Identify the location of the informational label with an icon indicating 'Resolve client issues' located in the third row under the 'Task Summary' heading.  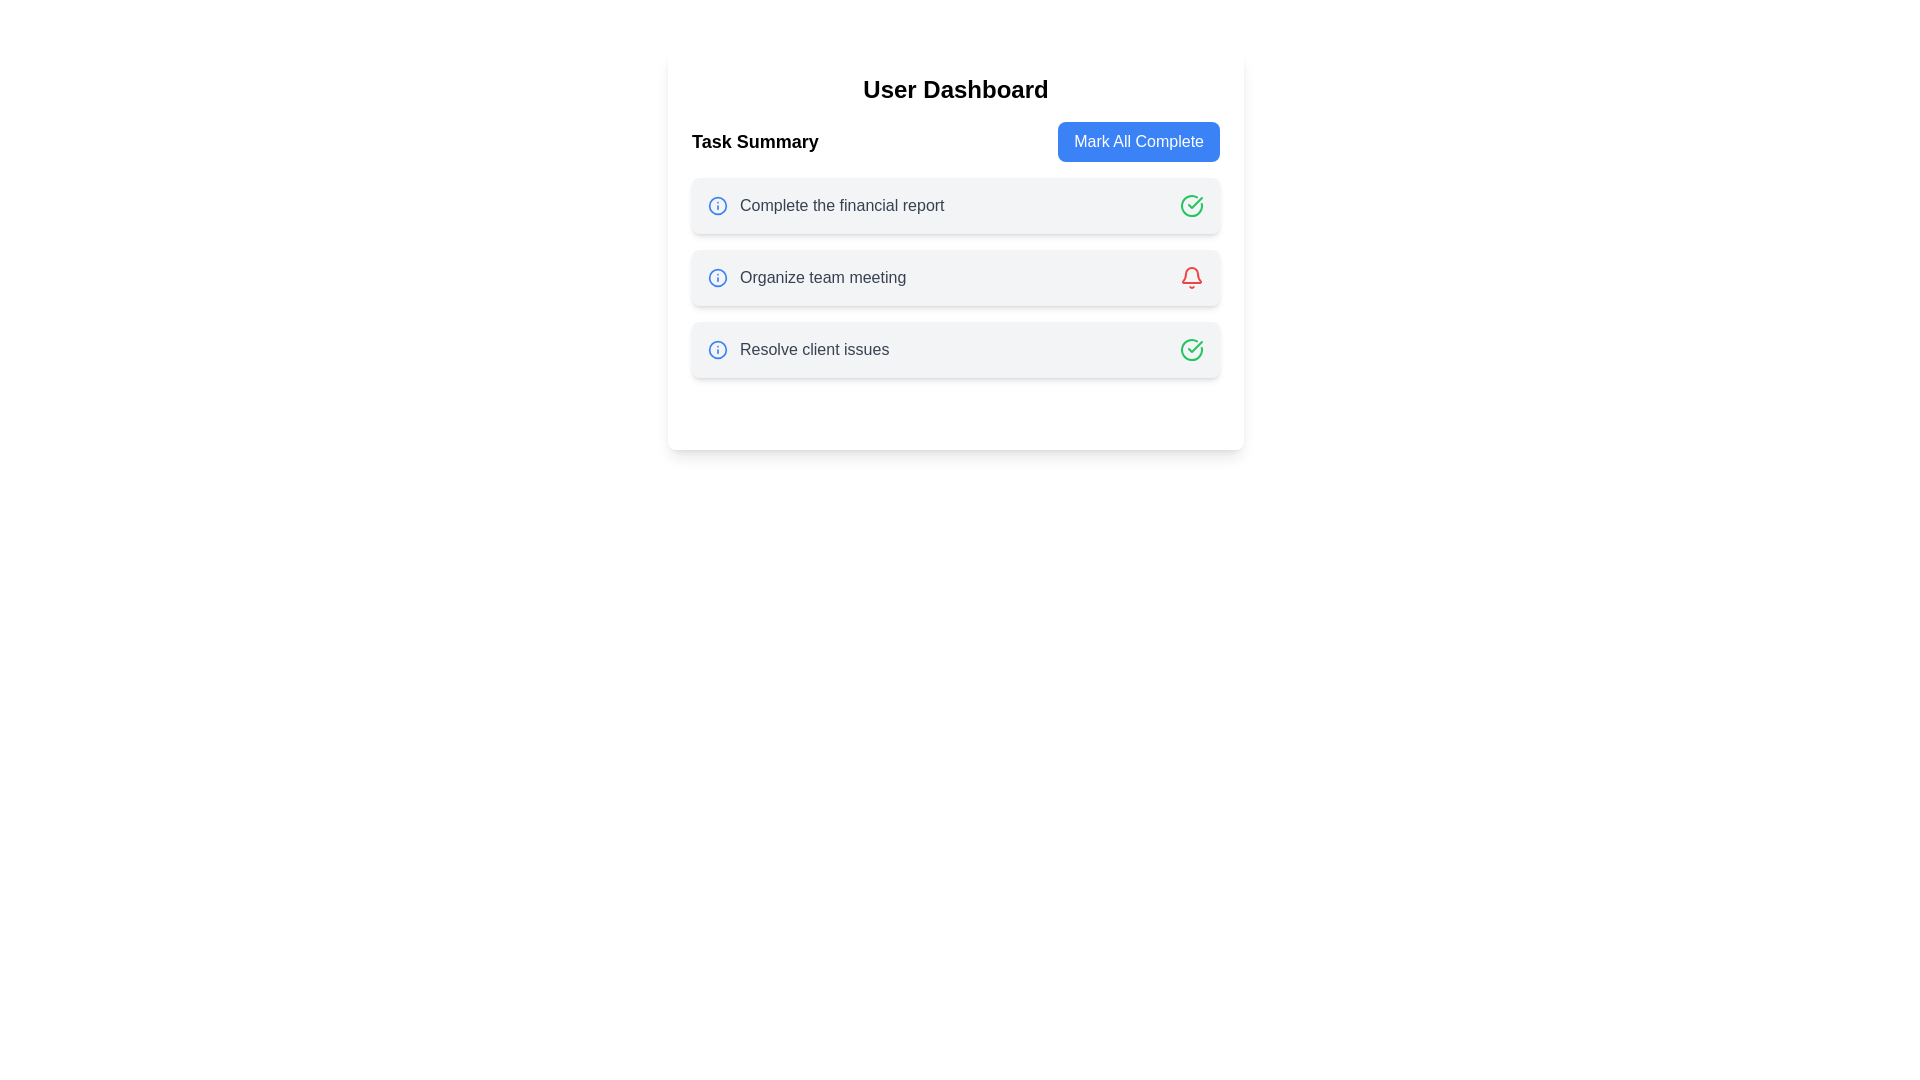
(797, 349).